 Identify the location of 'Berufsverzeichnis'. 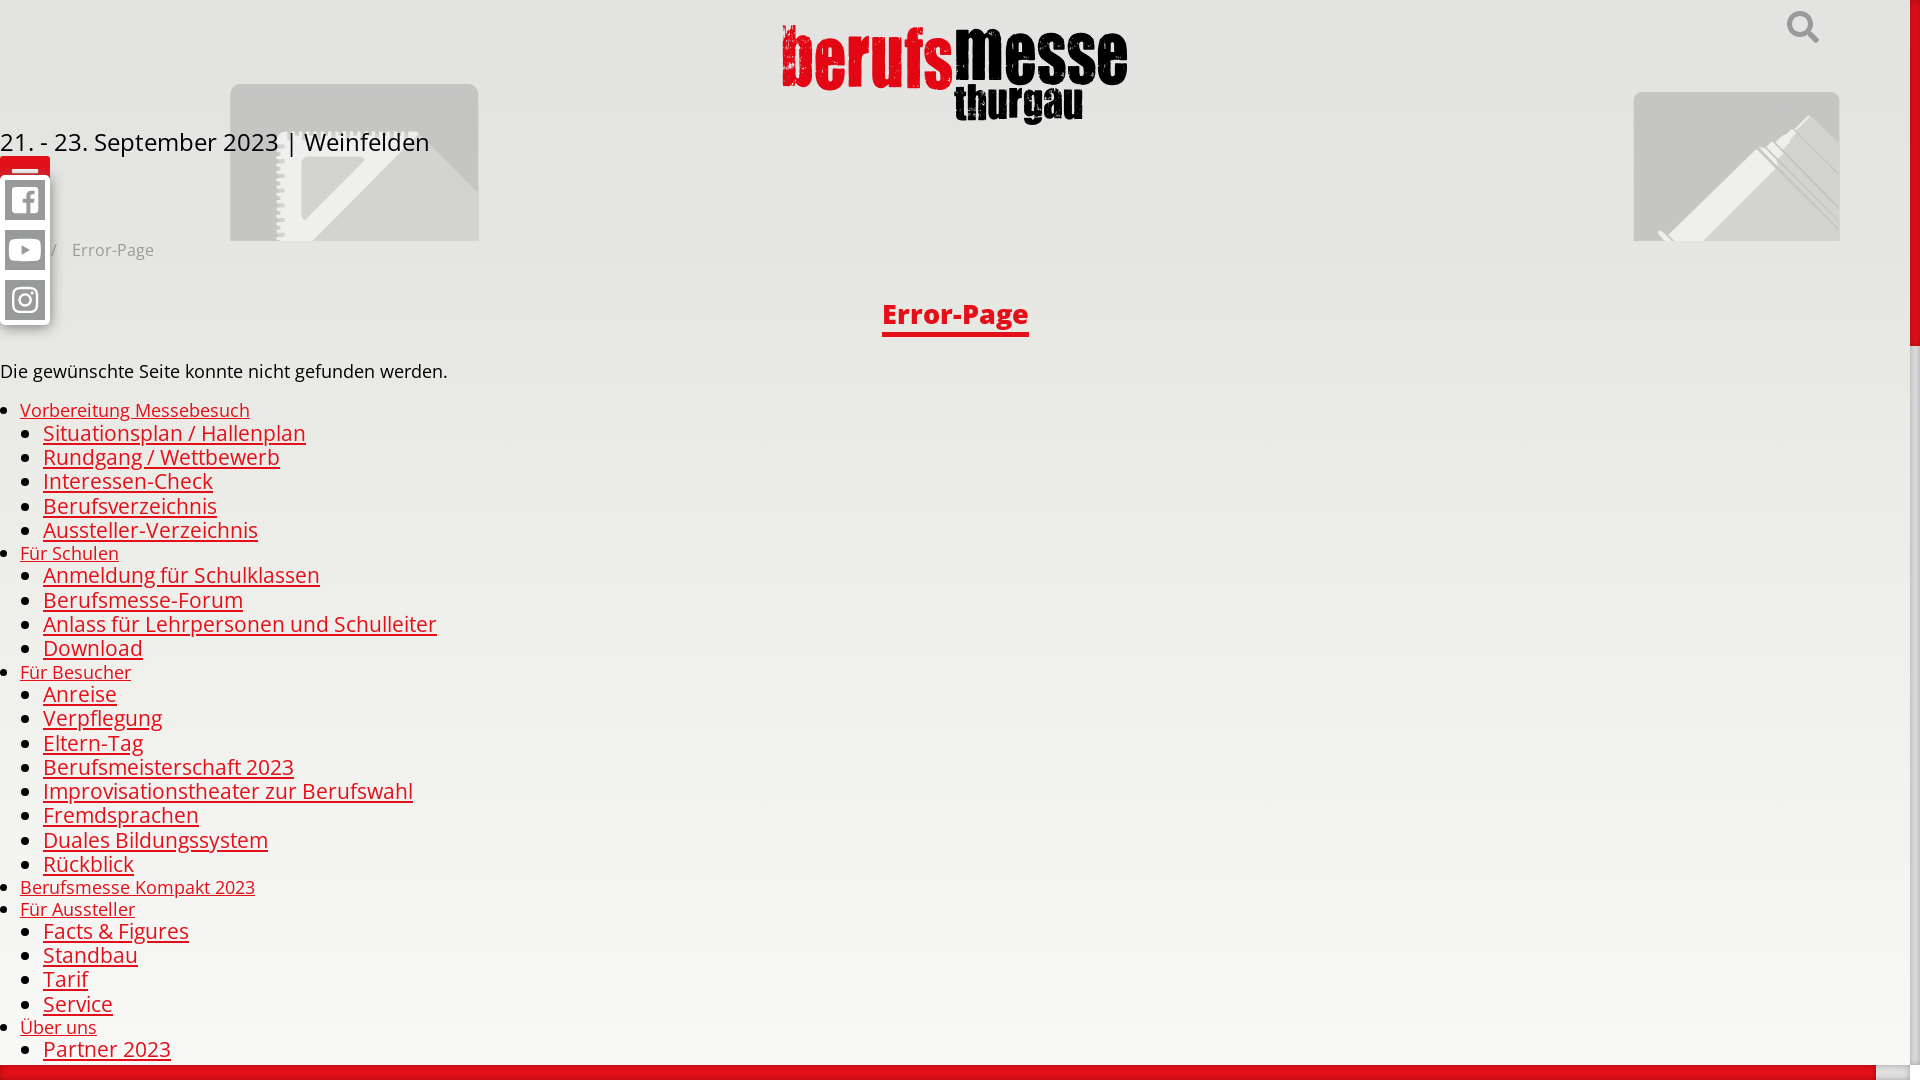
(128, 504).